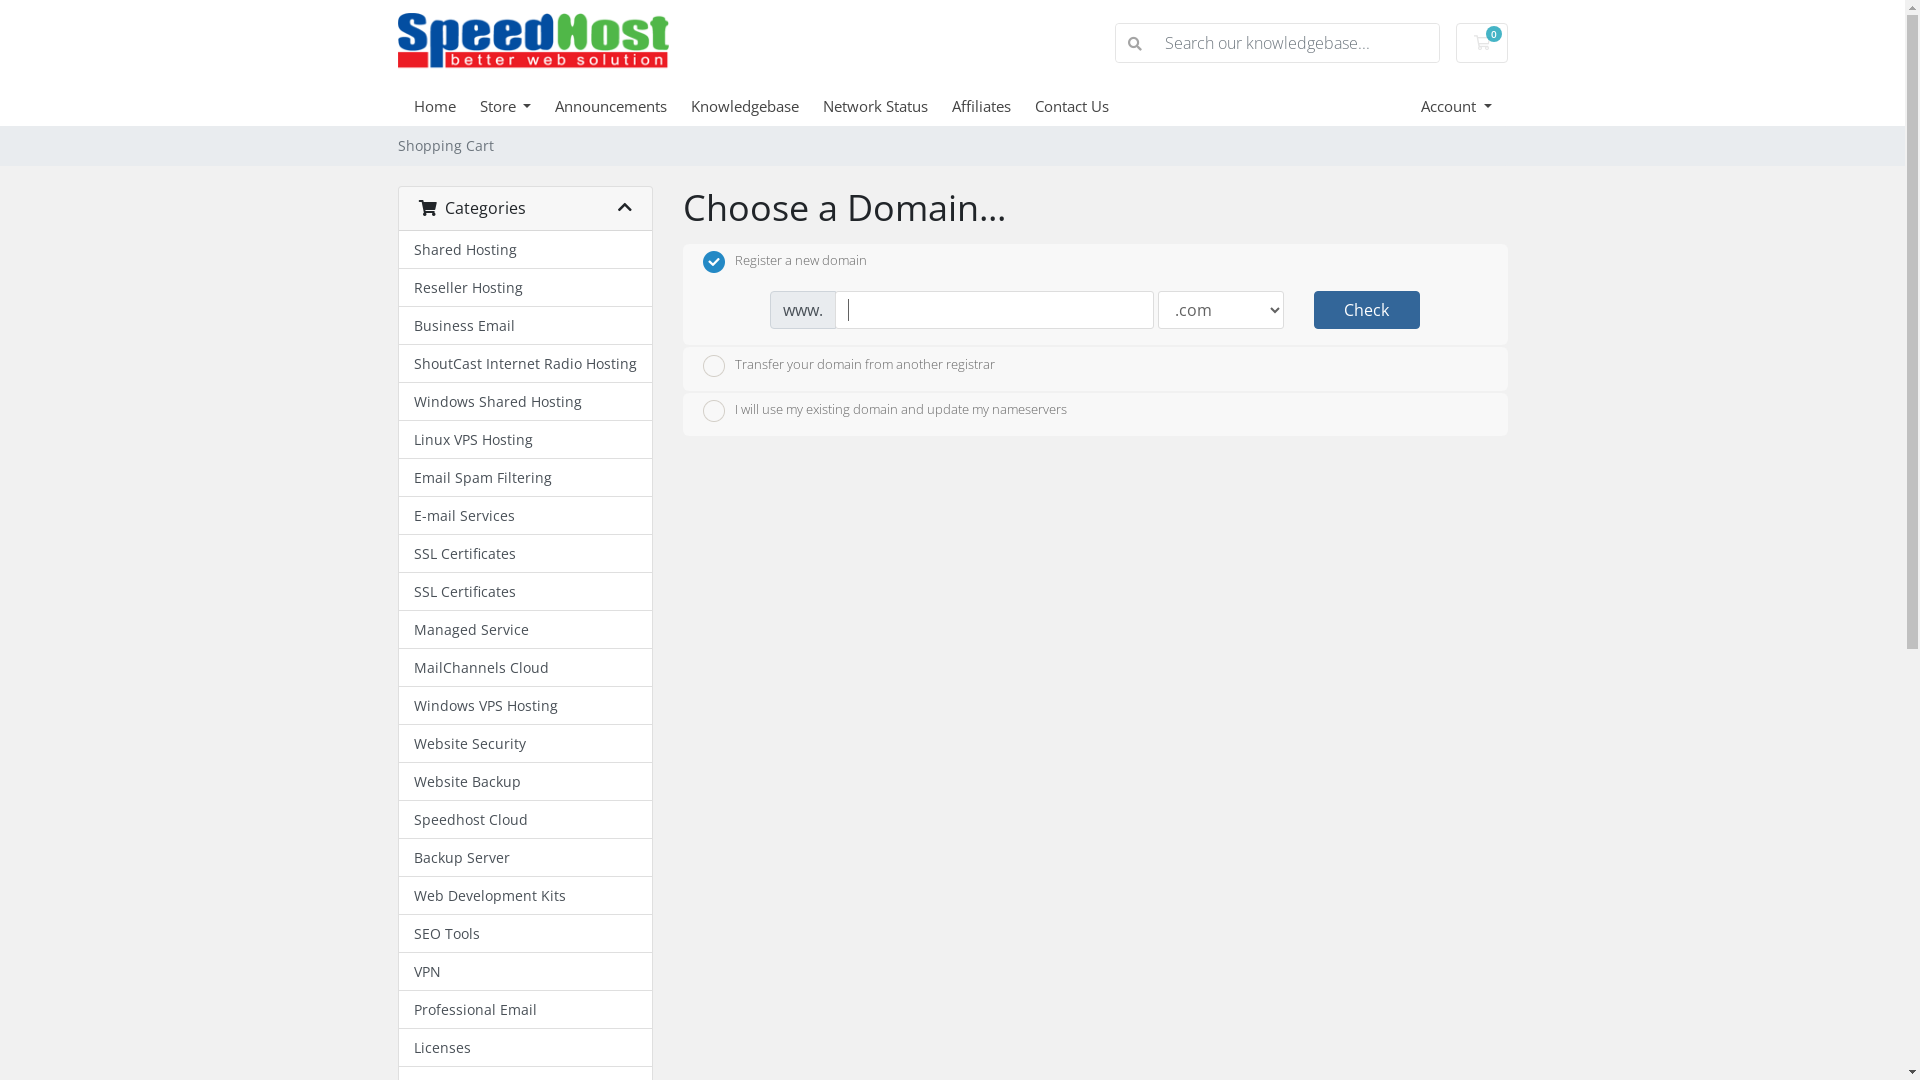 Image resolution: width=1920 pixels, height=1080 pixels. I want to click on 'Contact Us', so click(1083, 105).